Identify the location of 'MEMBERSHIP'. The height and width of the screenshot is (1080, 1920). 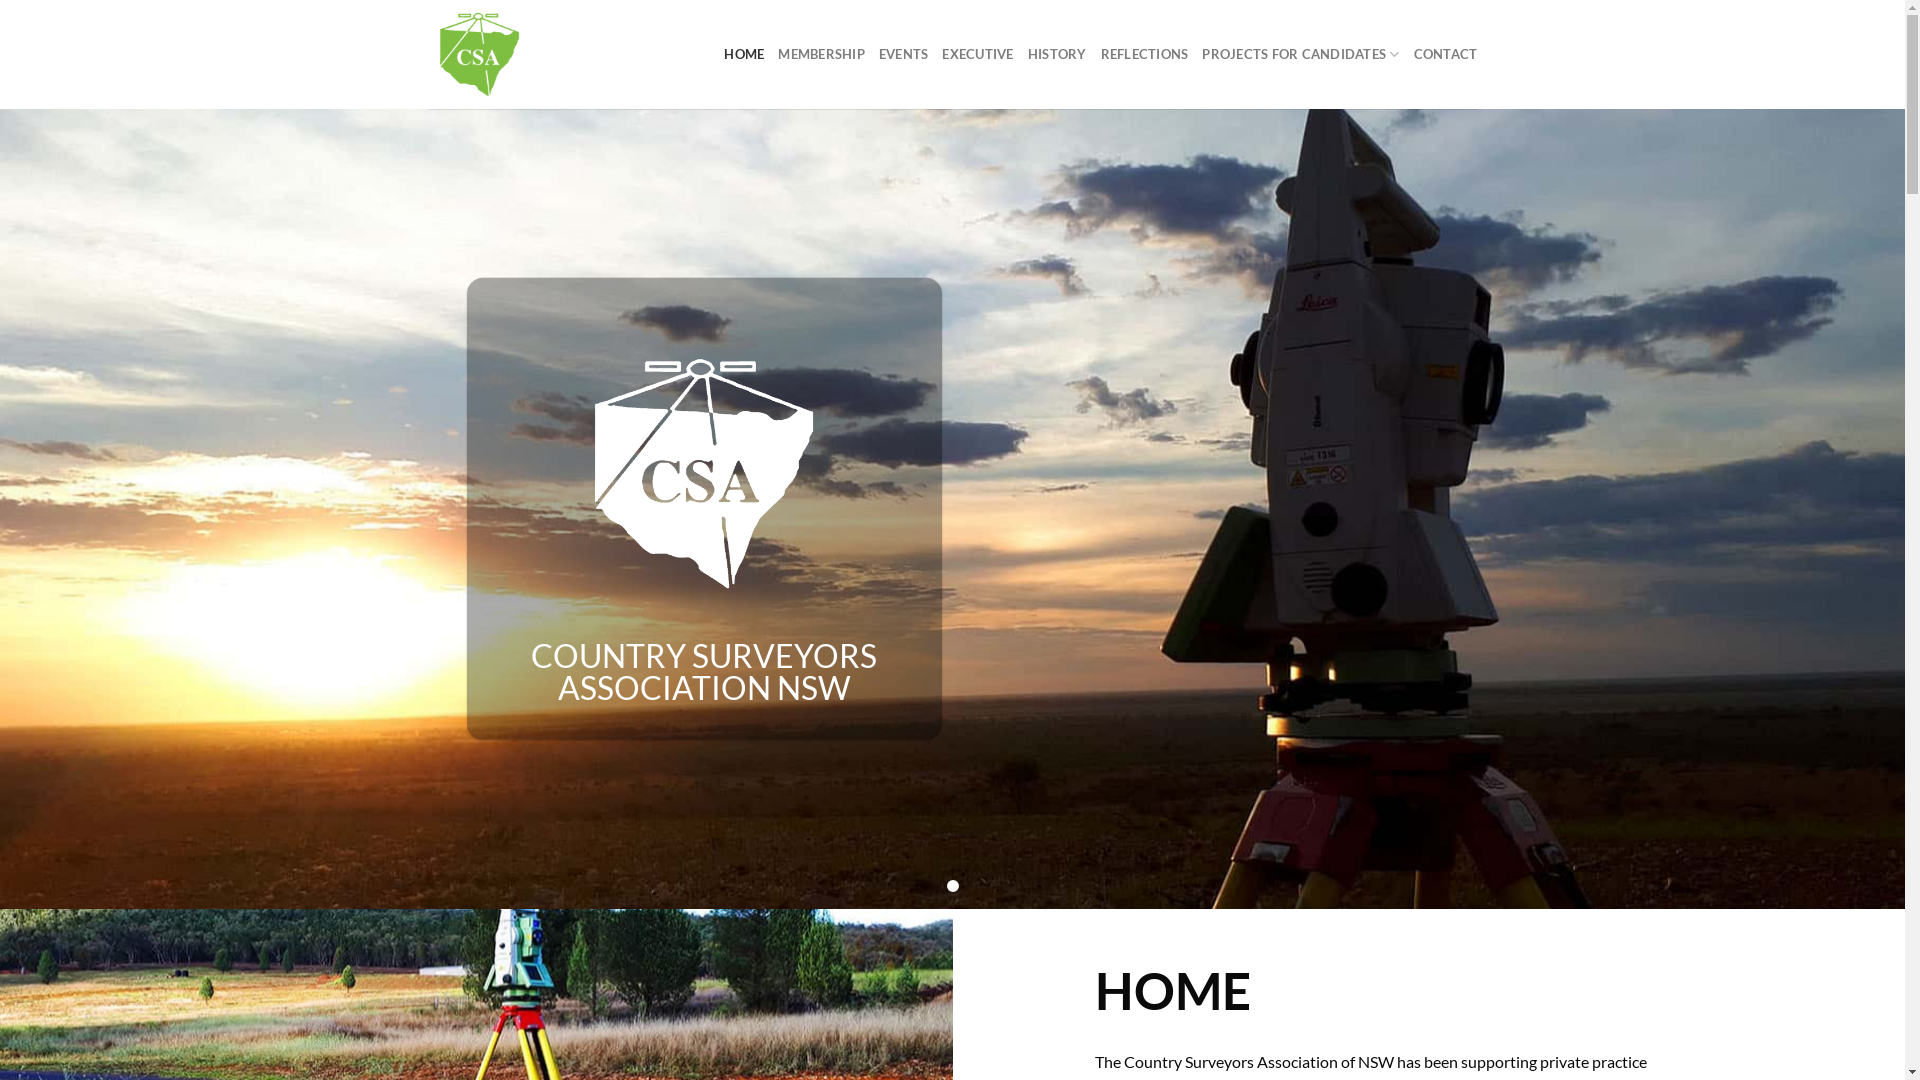
(821, 53).